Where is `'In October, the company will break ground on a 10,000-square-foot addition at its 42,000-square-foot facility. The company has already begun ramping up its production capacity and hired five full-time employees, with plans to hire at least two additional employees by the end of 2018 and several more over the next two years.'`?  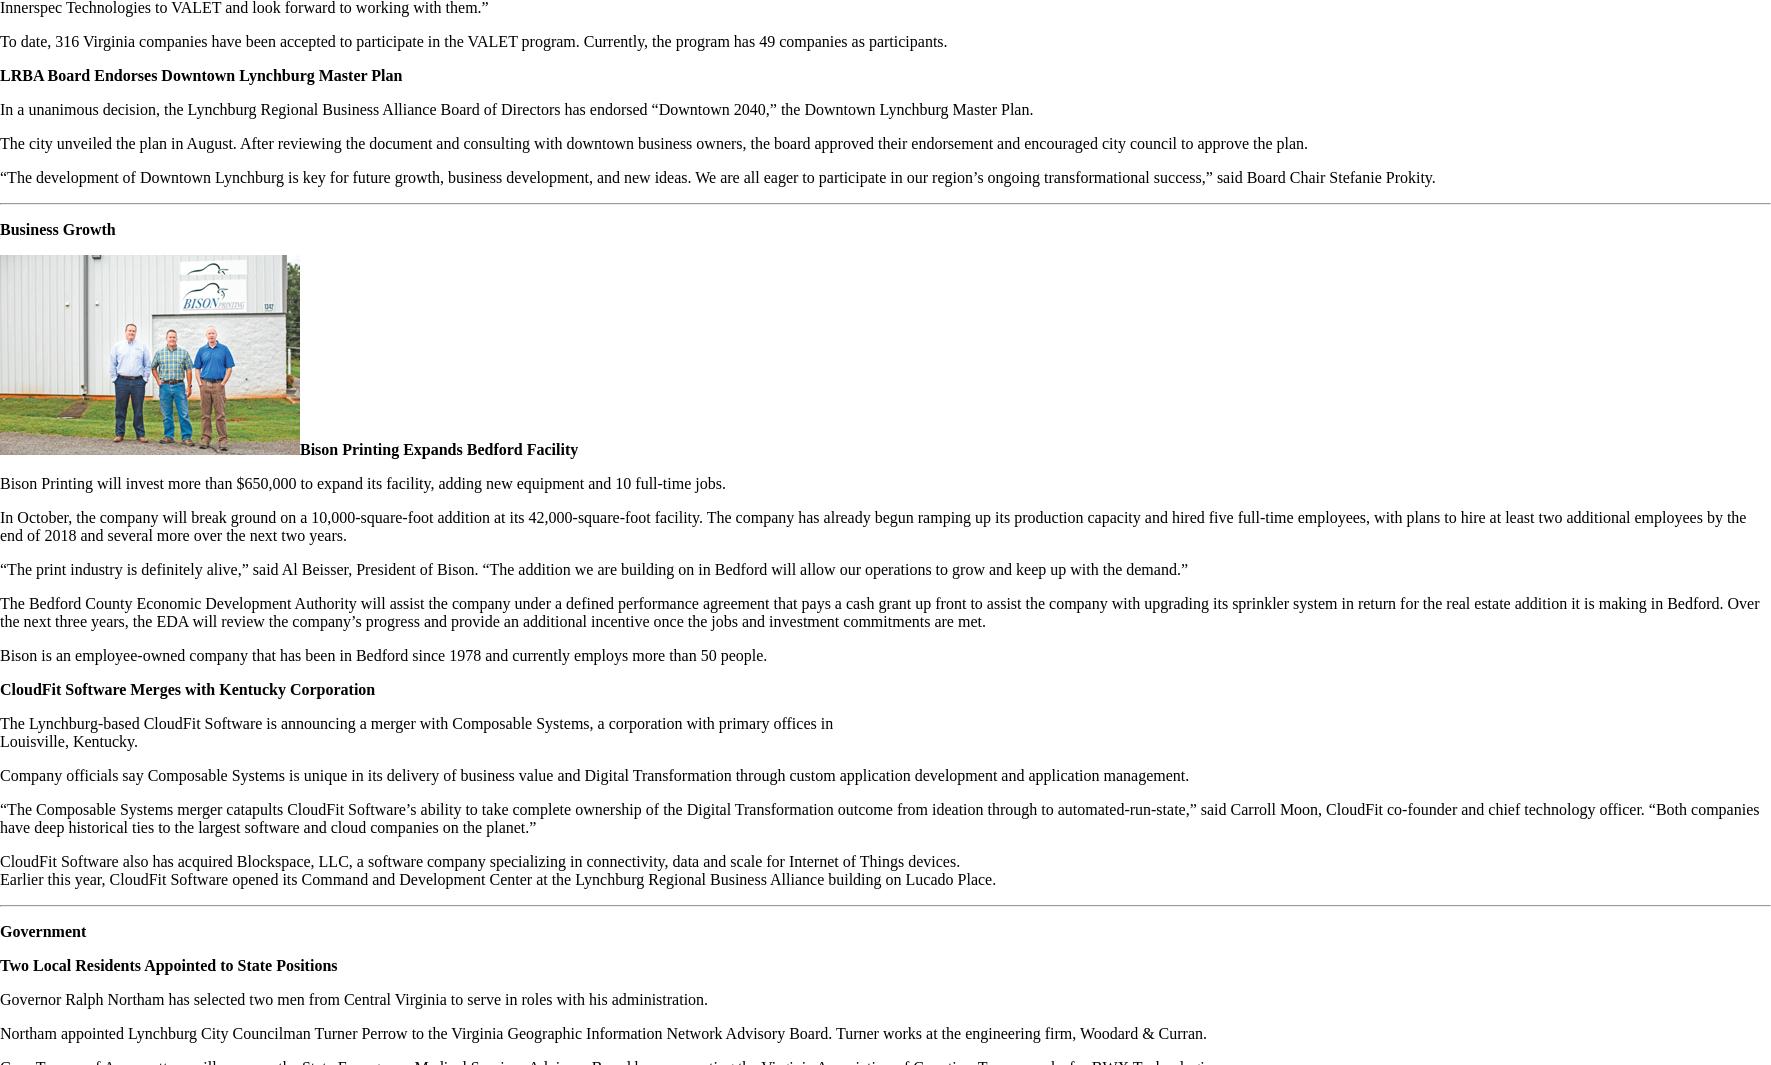
'In October, the company will break ground on a 10,000-square-foot addition at its 42,000-square-foot facility. The company has already begun ramping up its production capacity and hired five full-time employees, with plans to hire at least two additional employees by the end of 2018 and several more over the next two years.' is located at coordinates (871, 525).